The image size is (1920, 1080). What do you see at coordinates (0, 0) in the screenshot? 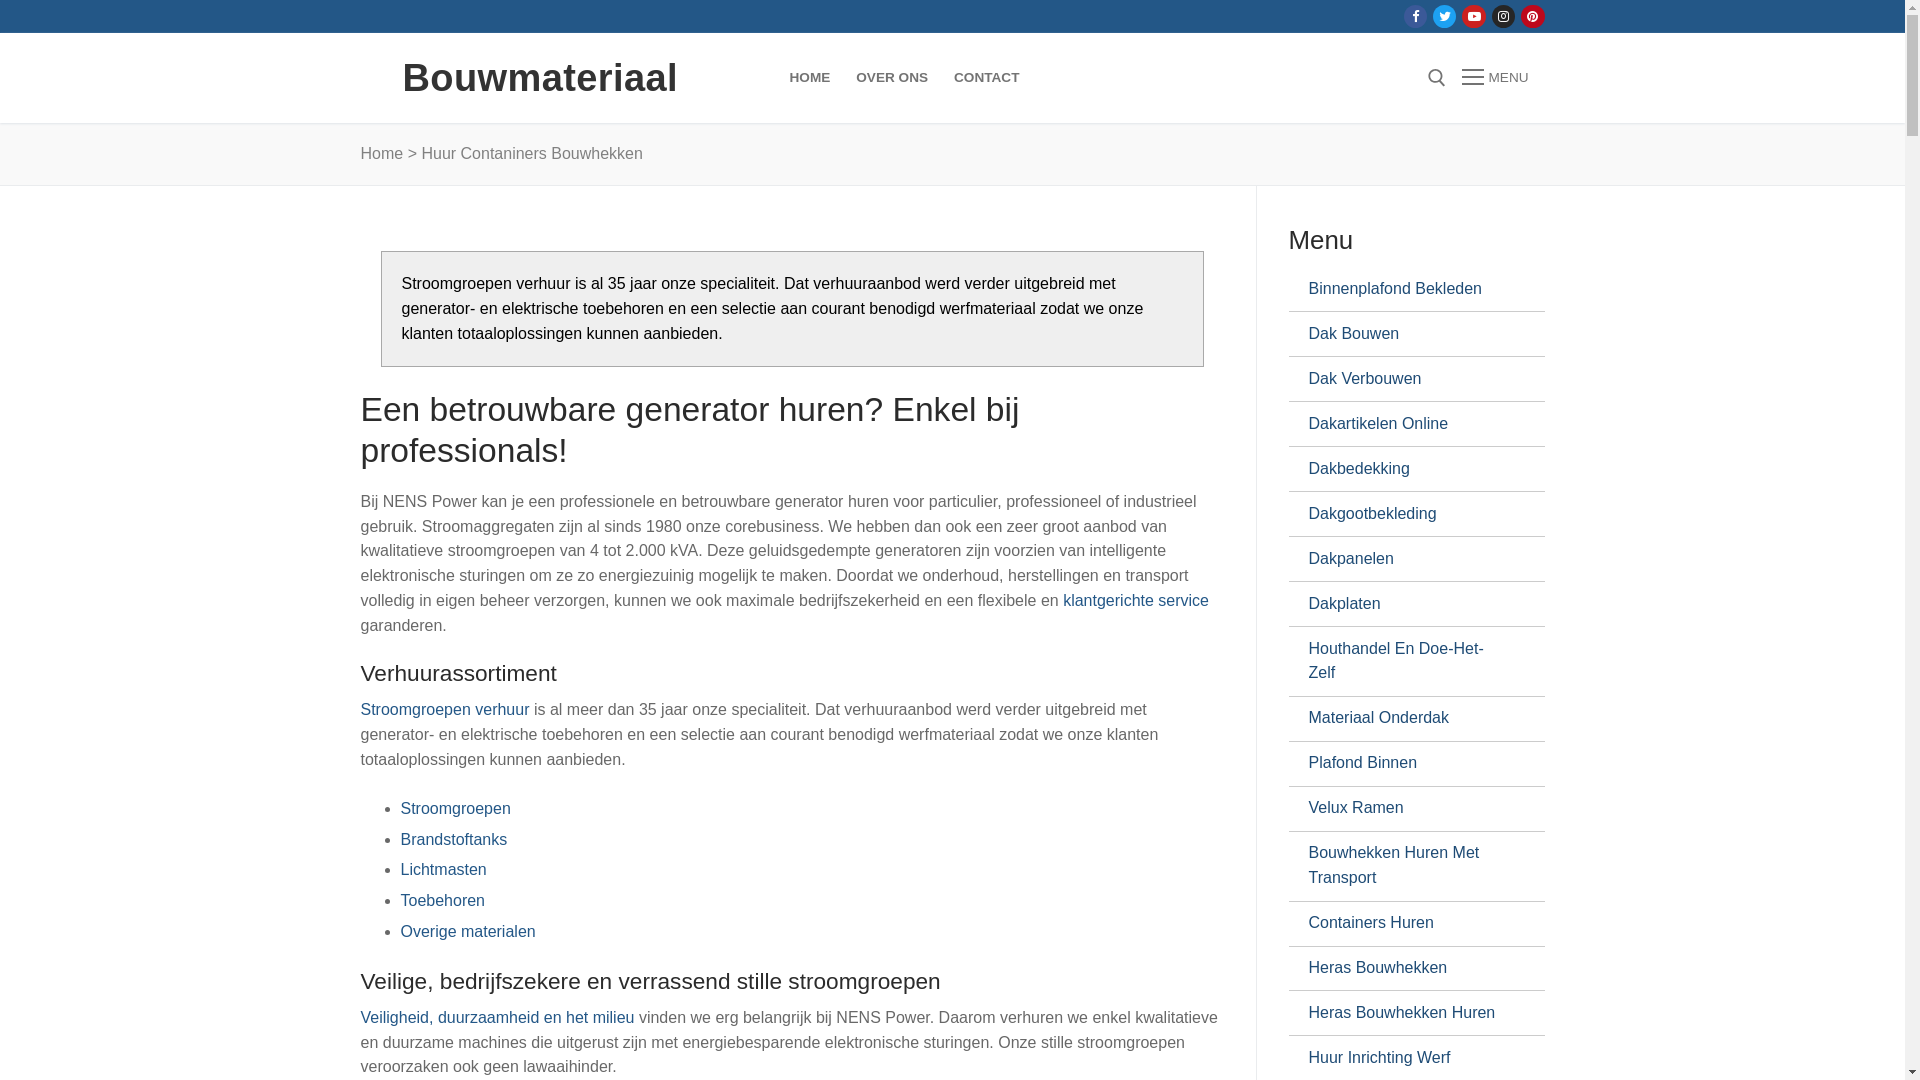
I see `'Spring naar de inhoud'` at bounding box center [0, 0].